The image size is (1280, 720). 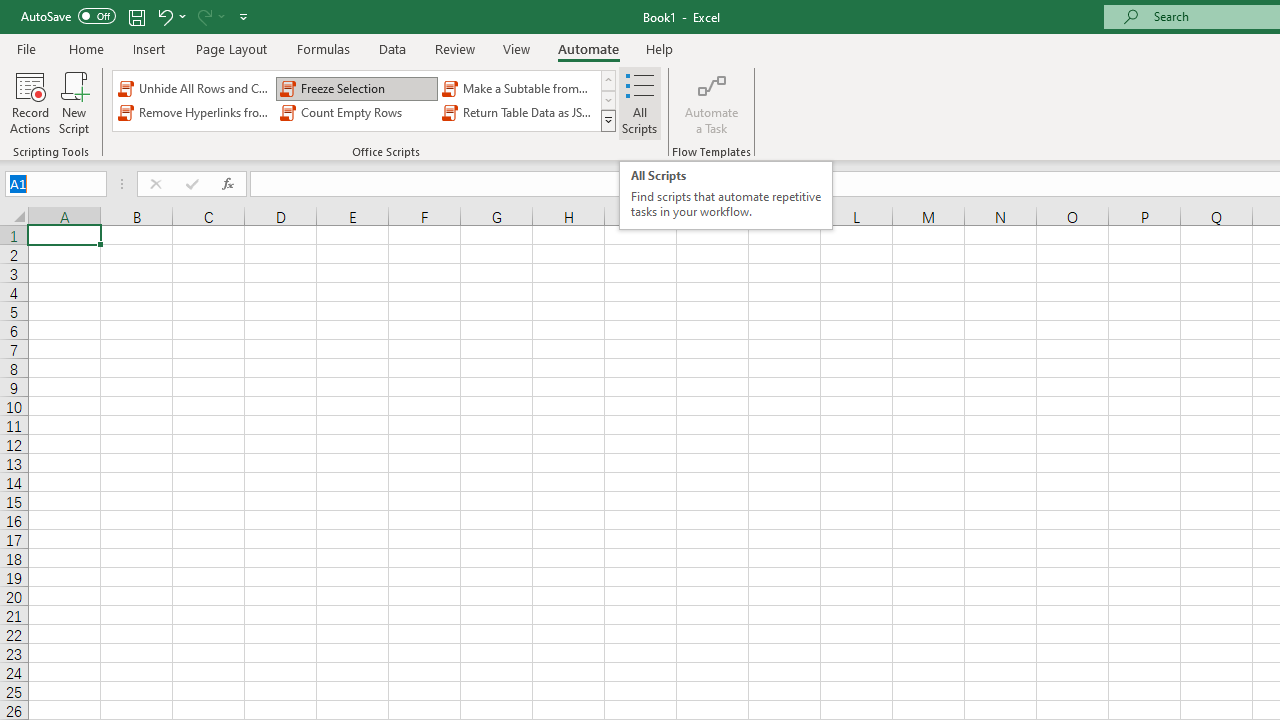 What do you see at coordinates (203, 16) in the screenshot?
I see `'Redo'` at bounding box center [203, 16].